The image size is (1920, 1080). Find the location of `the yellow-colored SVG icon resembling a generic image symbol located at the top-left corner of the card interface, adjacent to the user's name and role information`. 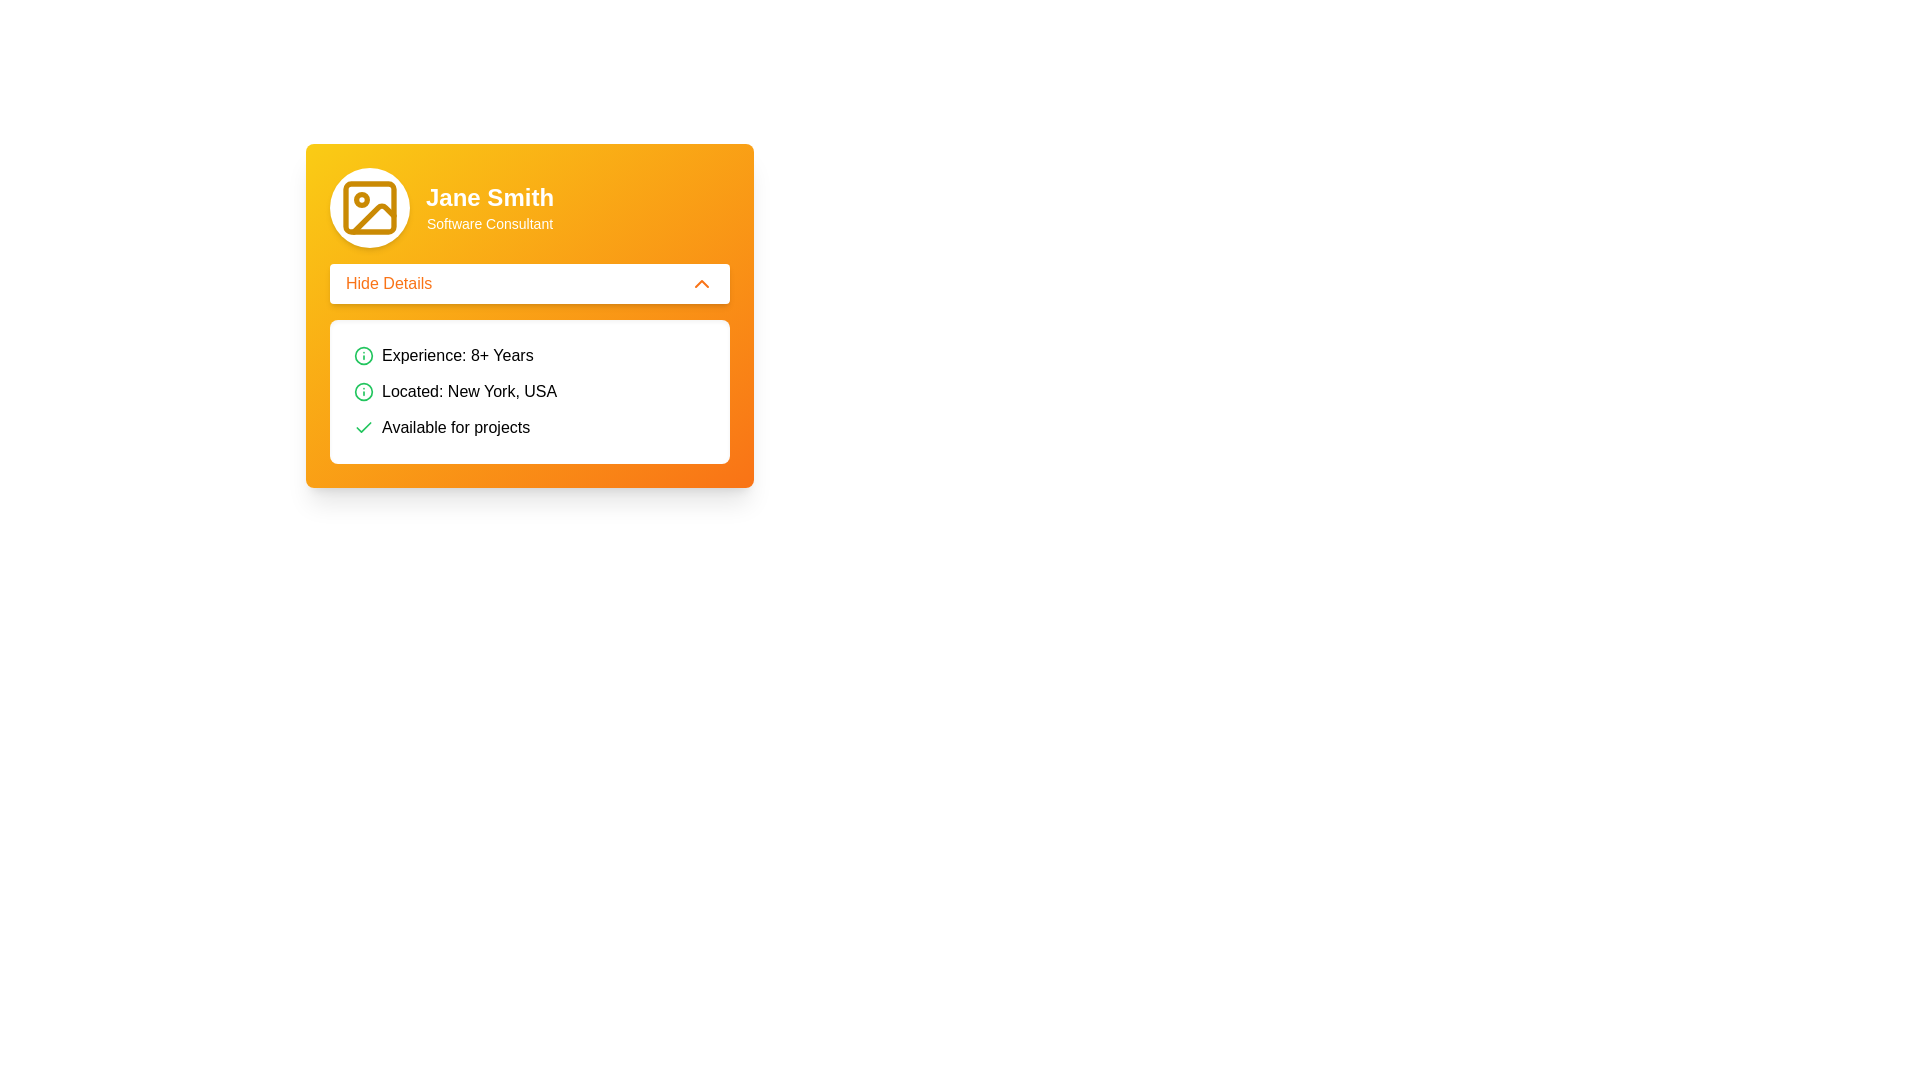

the yellow-colored SVG icon resembling a generic image symbol located at the top-left corner of the card interface, adjacent to the user's name and role information is located at coordinates (369, 208).